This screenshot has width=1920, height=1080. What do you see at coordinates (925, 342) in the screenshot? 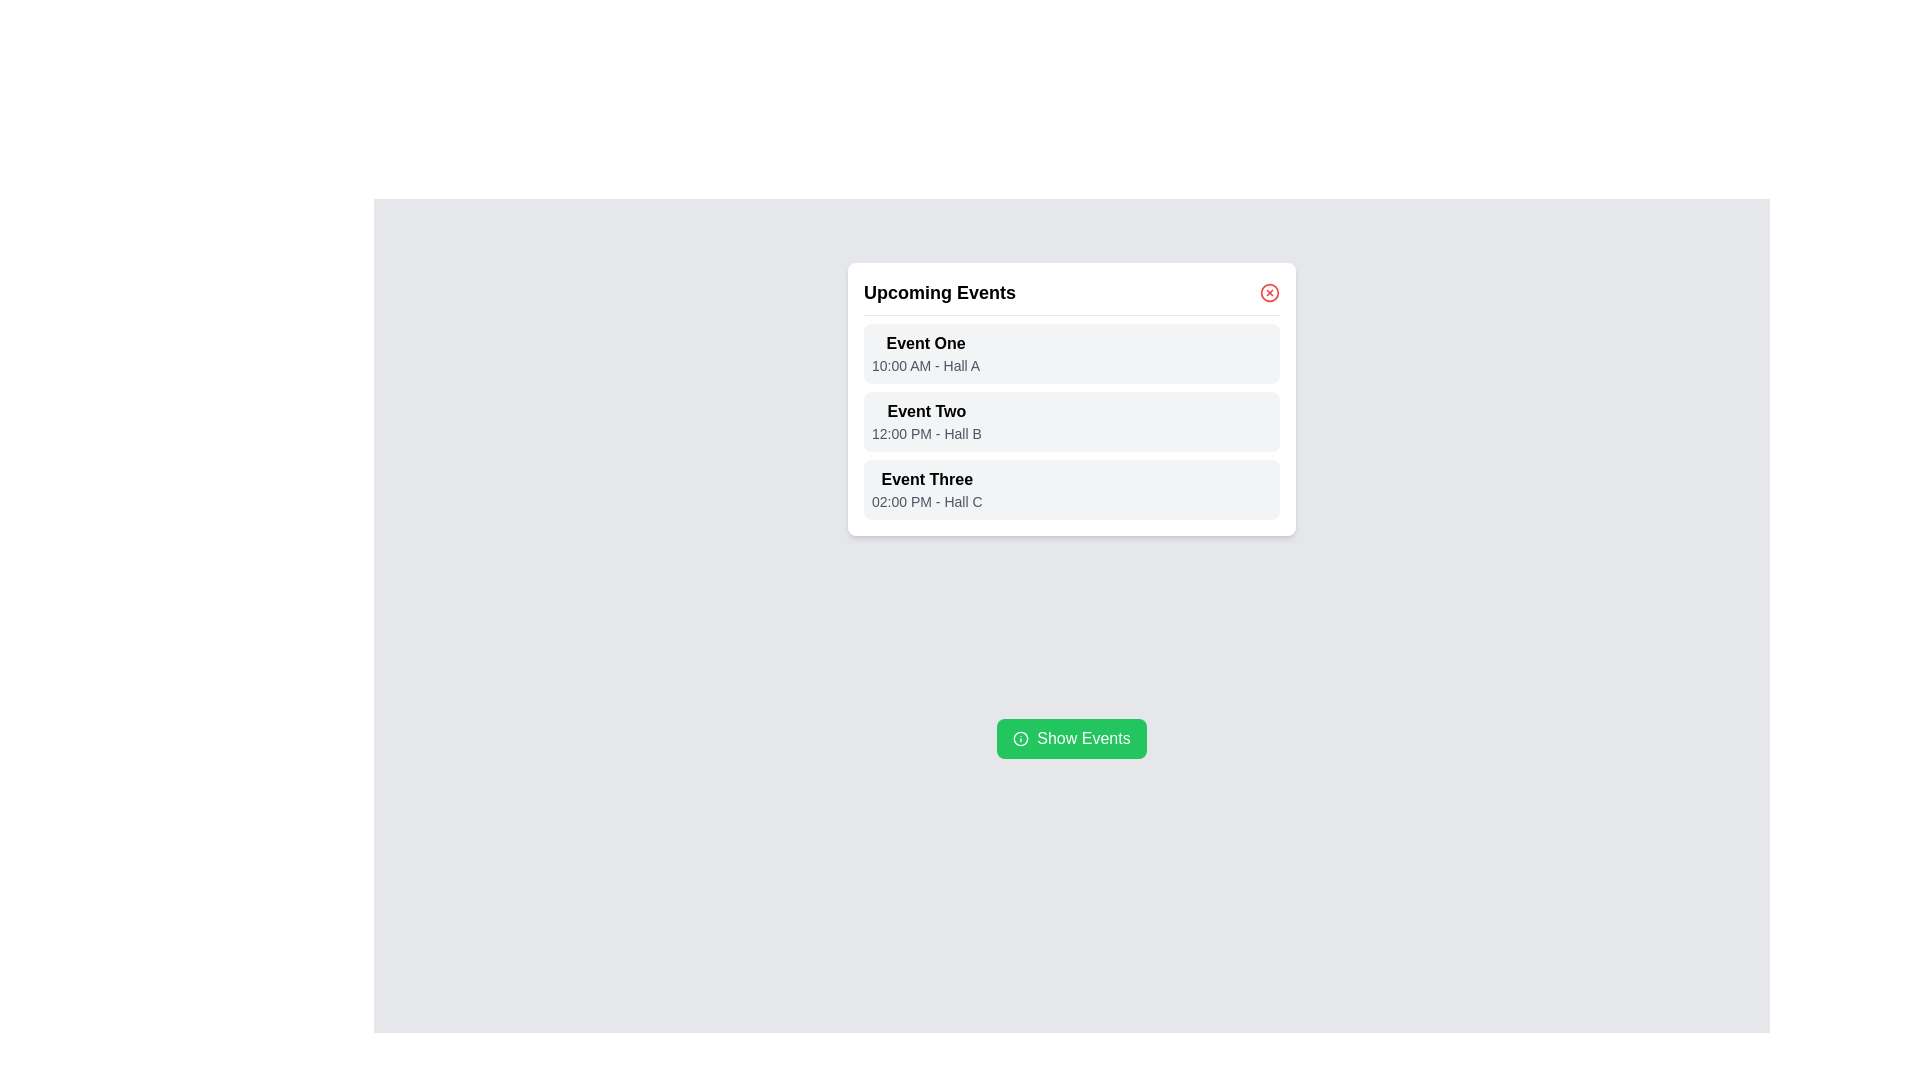
I see `the Text Label that indicates the title of the first event in the 'Upcoming Events' section, located above '10:00 AM - Hall A'` at bounding box center [925, 342].